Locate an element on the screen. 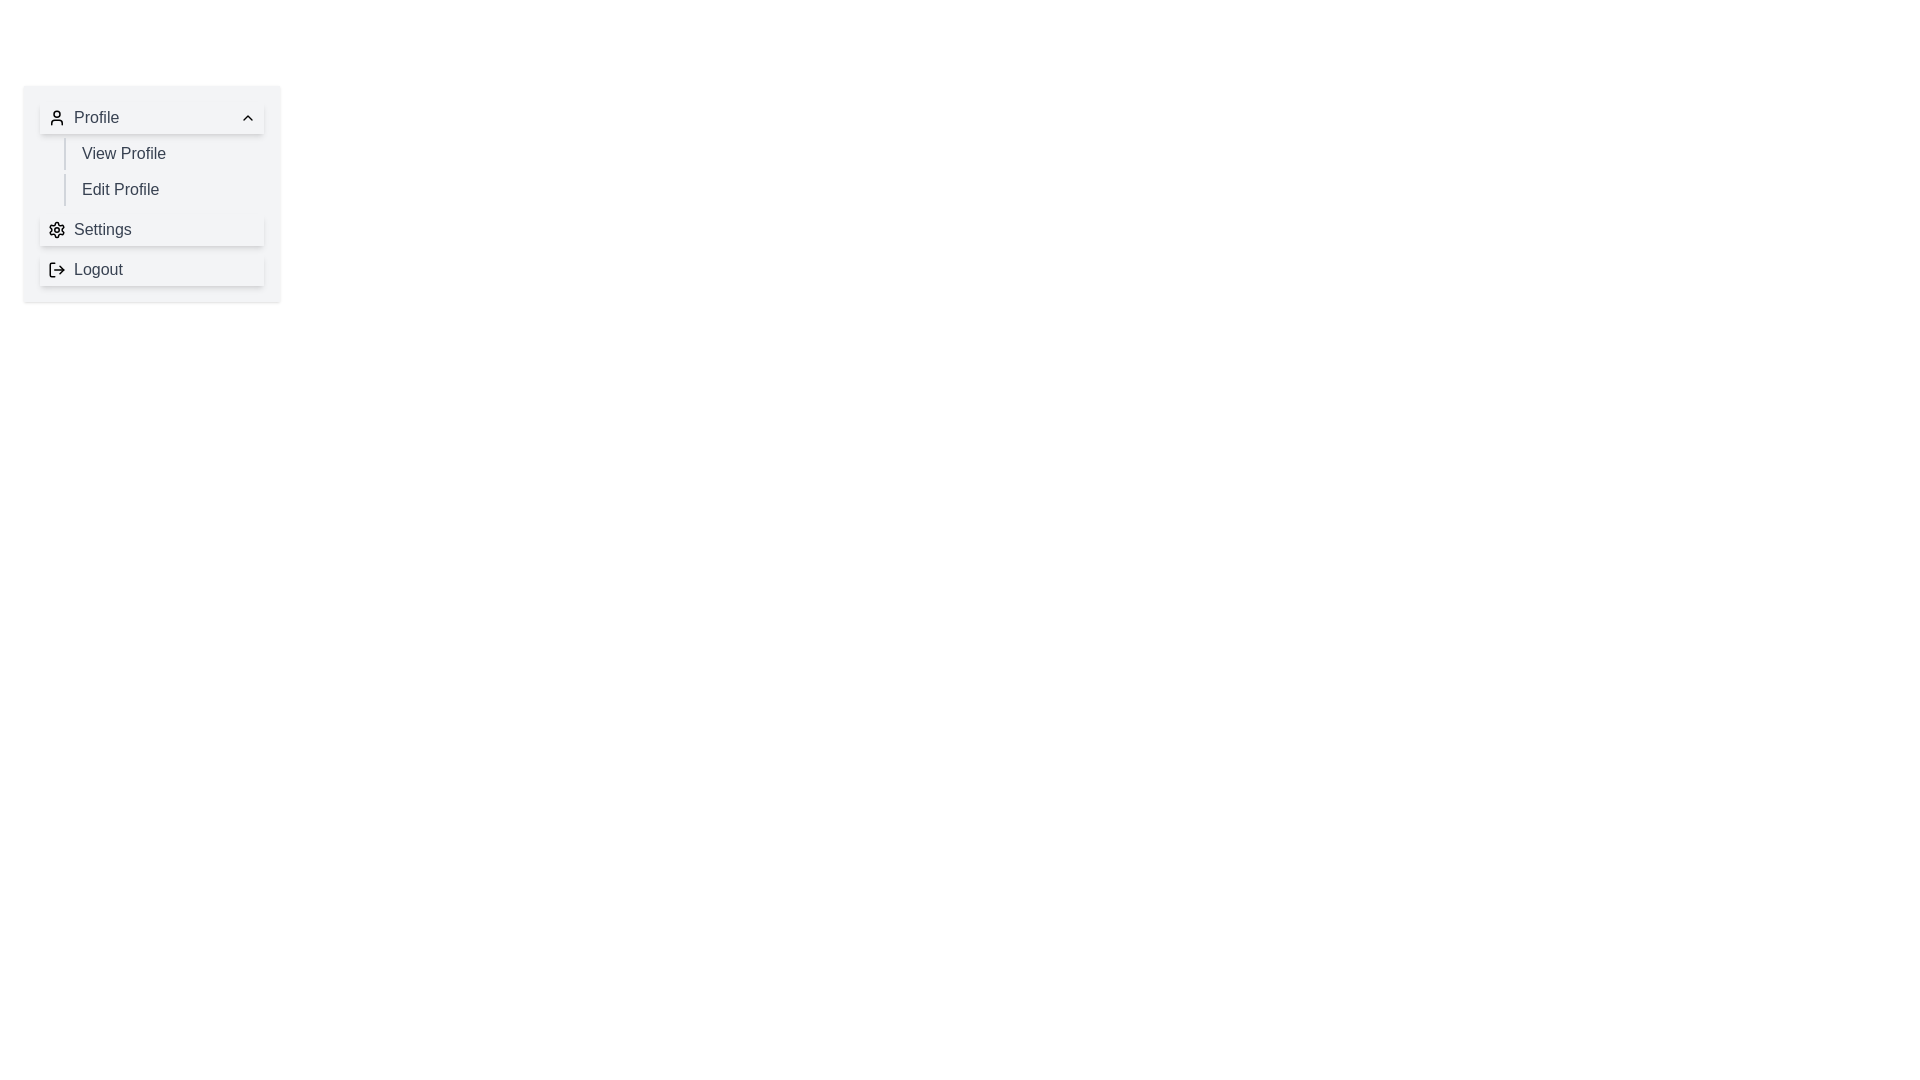 Image resolution: width=1920 pixels, height=1080 pixels. the log-out button located at the bottom of the vertical menu list to terminate the session and log out of the application is located at coordinates (84, 270).